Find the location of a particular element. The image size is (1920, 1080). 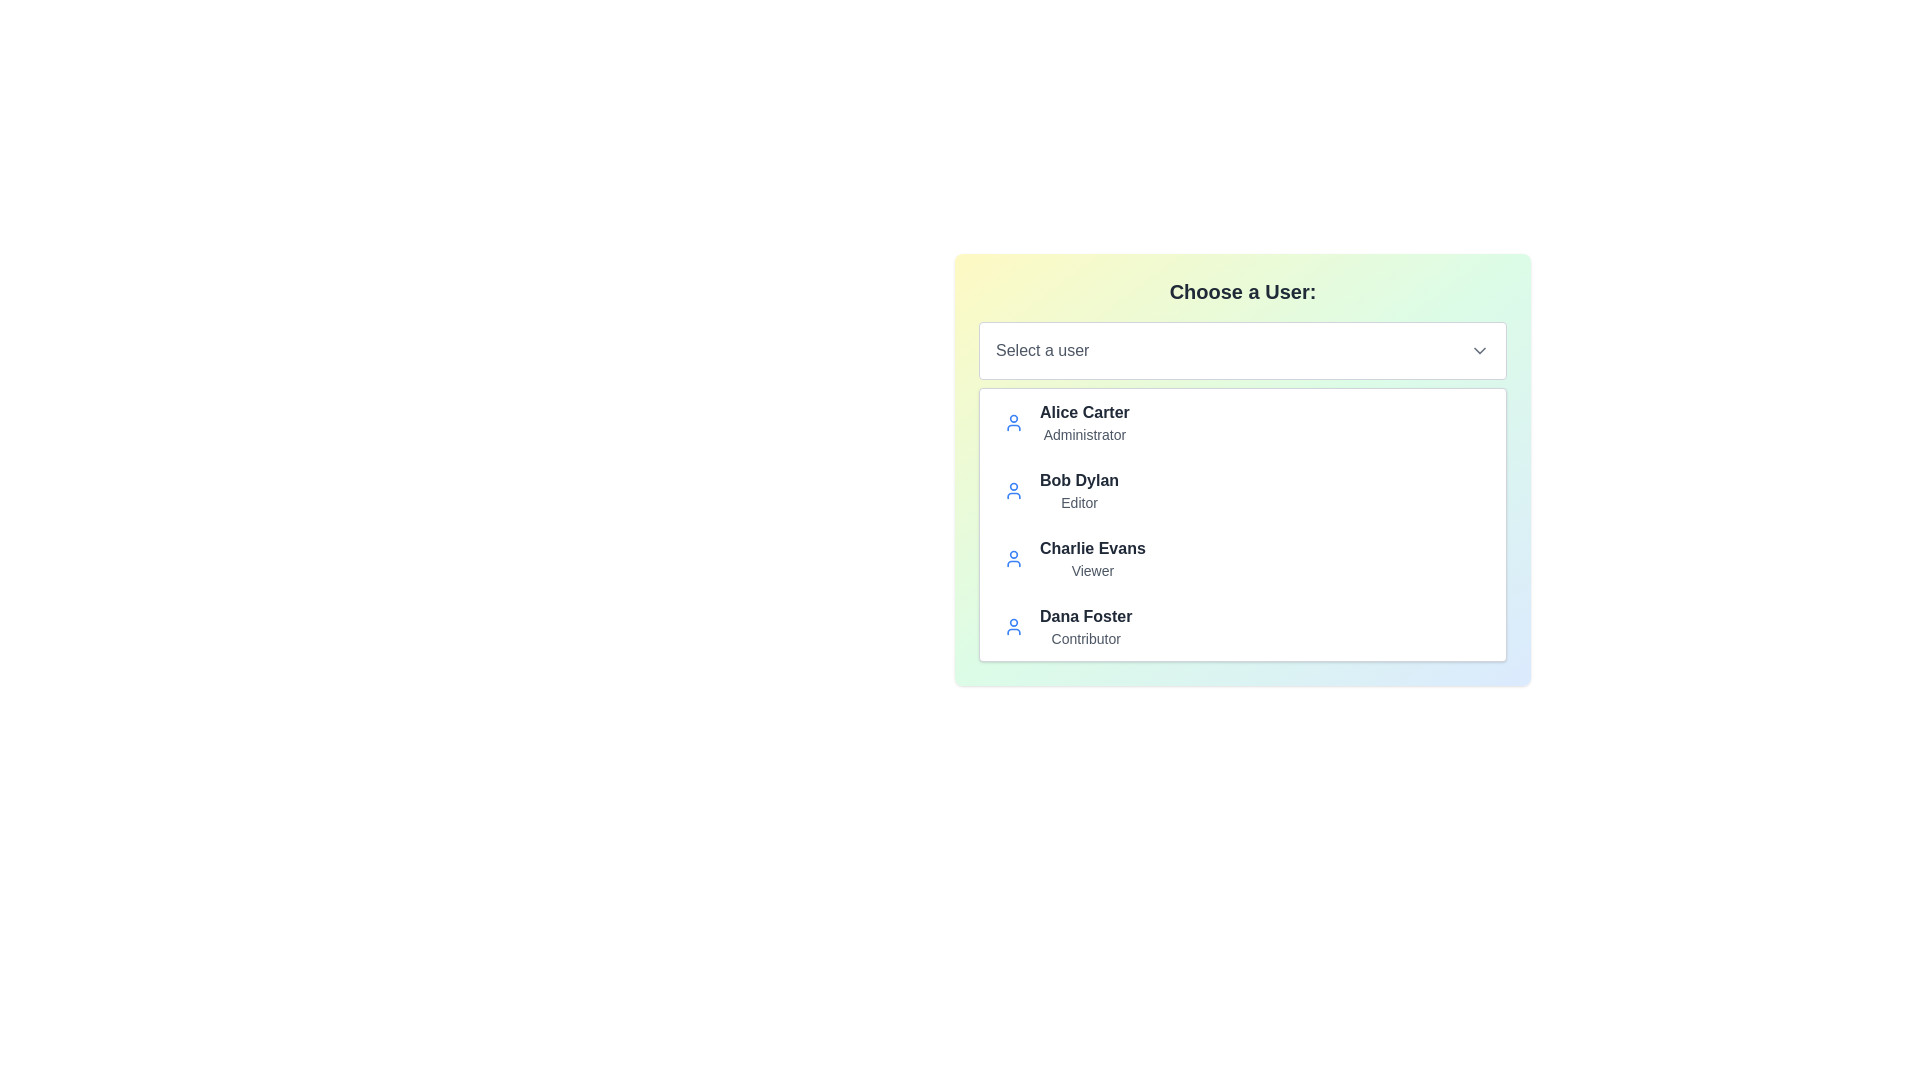

the text label displaying 'Bob Dylan', 'Editor' in the user selection list within the dropdown modal is located at coordinates (1078, 490).